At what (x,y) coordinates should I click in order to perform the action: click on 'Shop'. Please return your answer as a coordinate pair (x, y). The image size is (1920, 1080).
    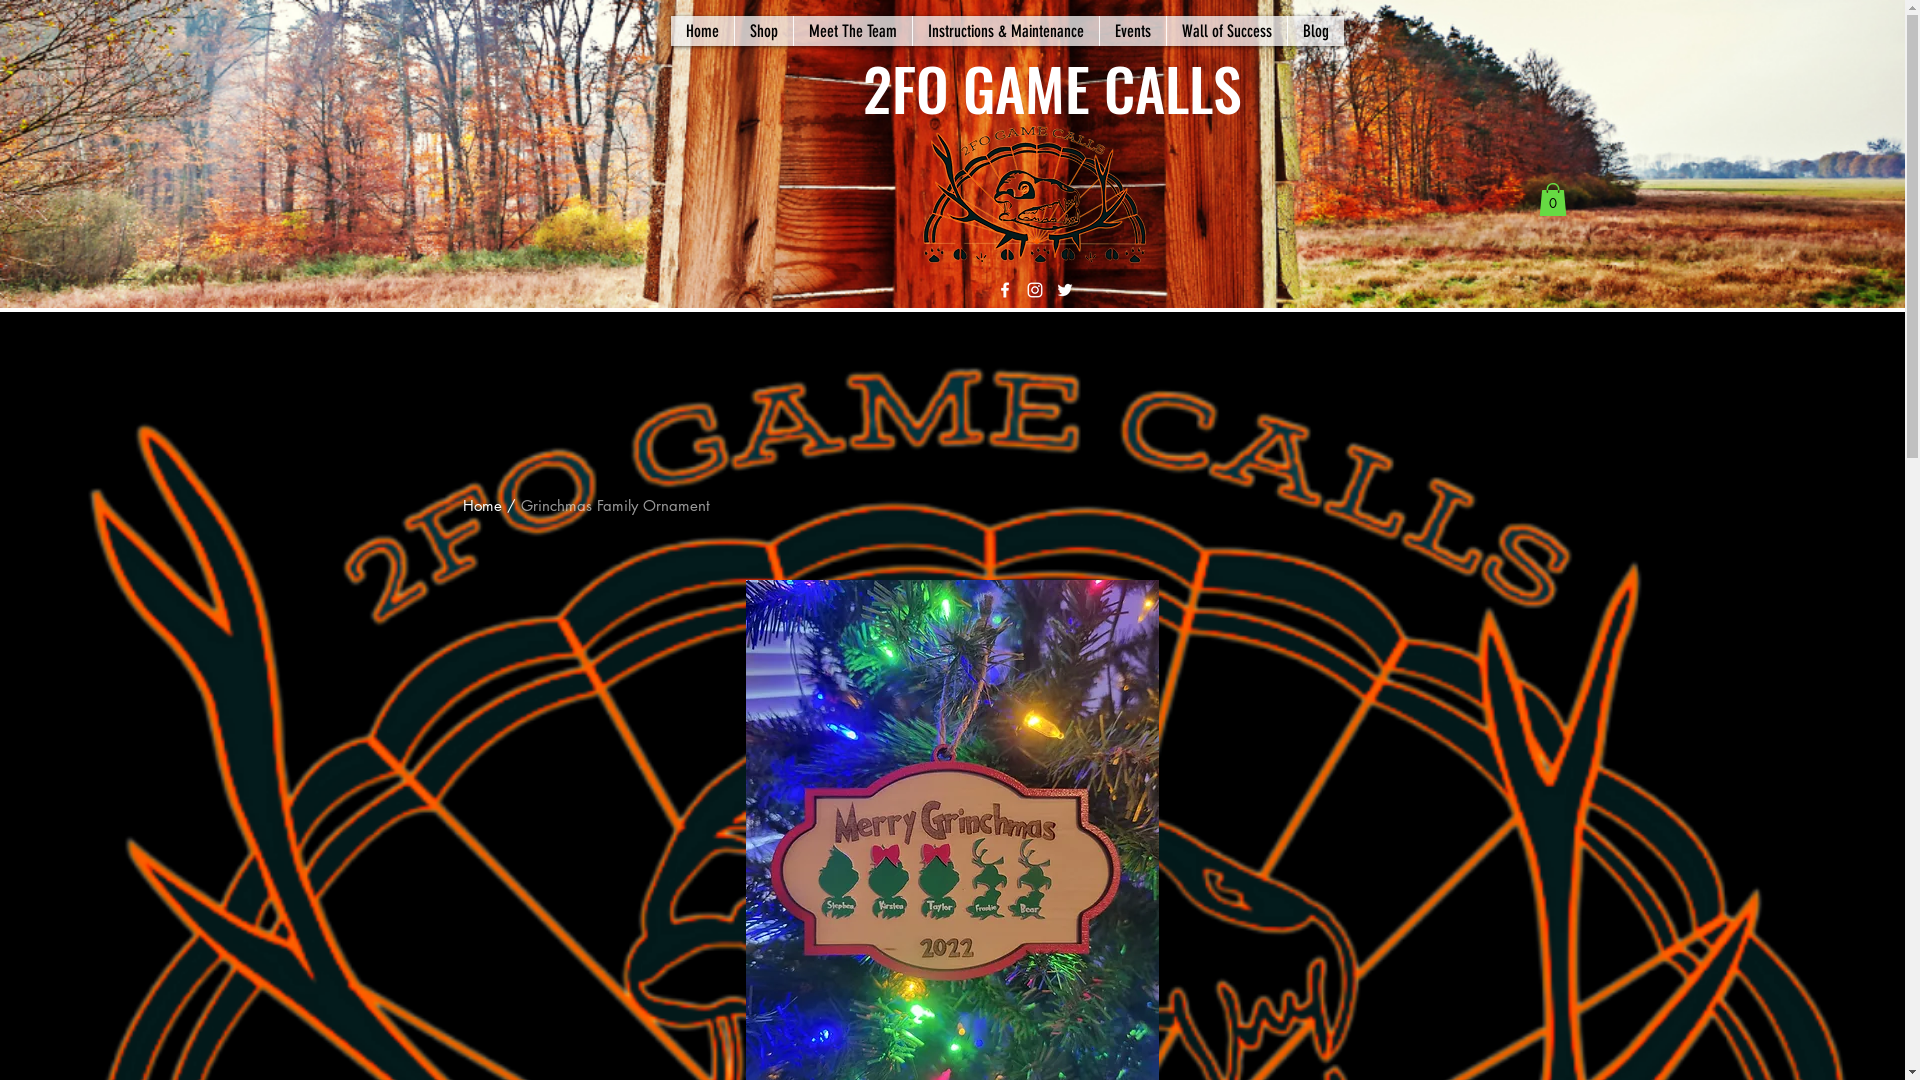
    Looking at the image, I should click on (762, 30).